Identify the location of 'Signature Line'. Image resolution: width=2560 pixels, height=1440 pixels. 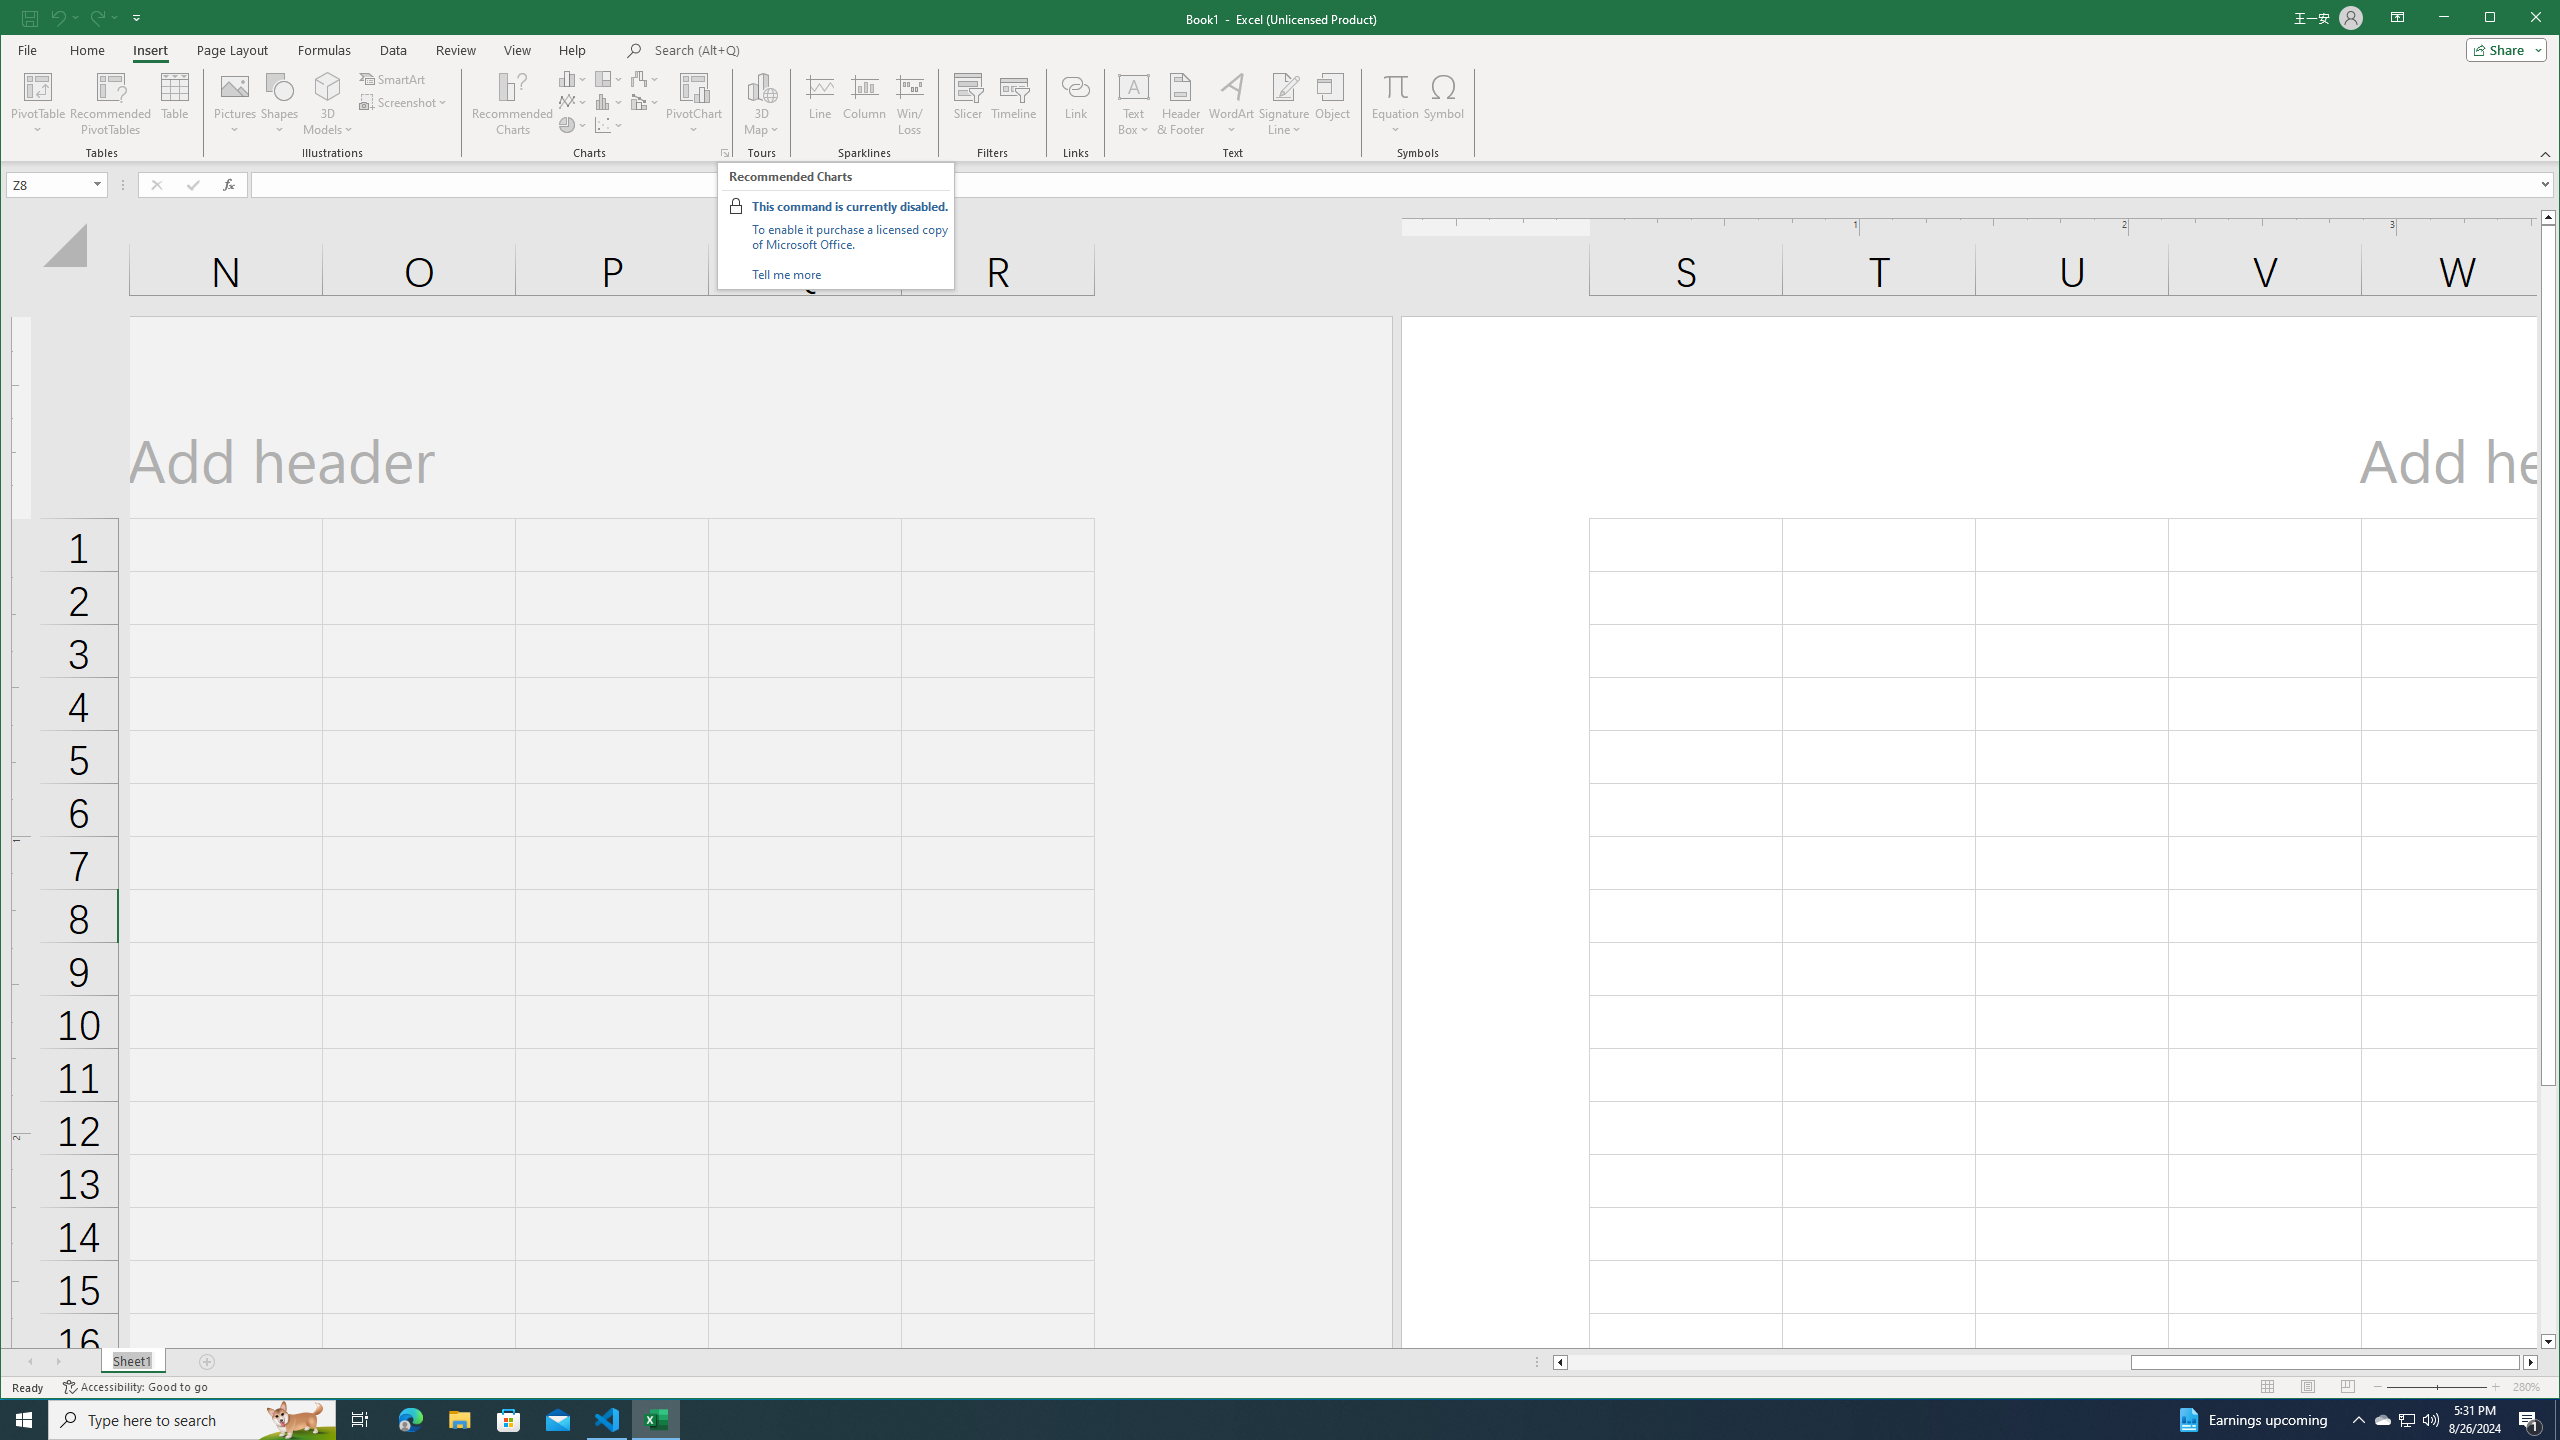
(1283, 103).